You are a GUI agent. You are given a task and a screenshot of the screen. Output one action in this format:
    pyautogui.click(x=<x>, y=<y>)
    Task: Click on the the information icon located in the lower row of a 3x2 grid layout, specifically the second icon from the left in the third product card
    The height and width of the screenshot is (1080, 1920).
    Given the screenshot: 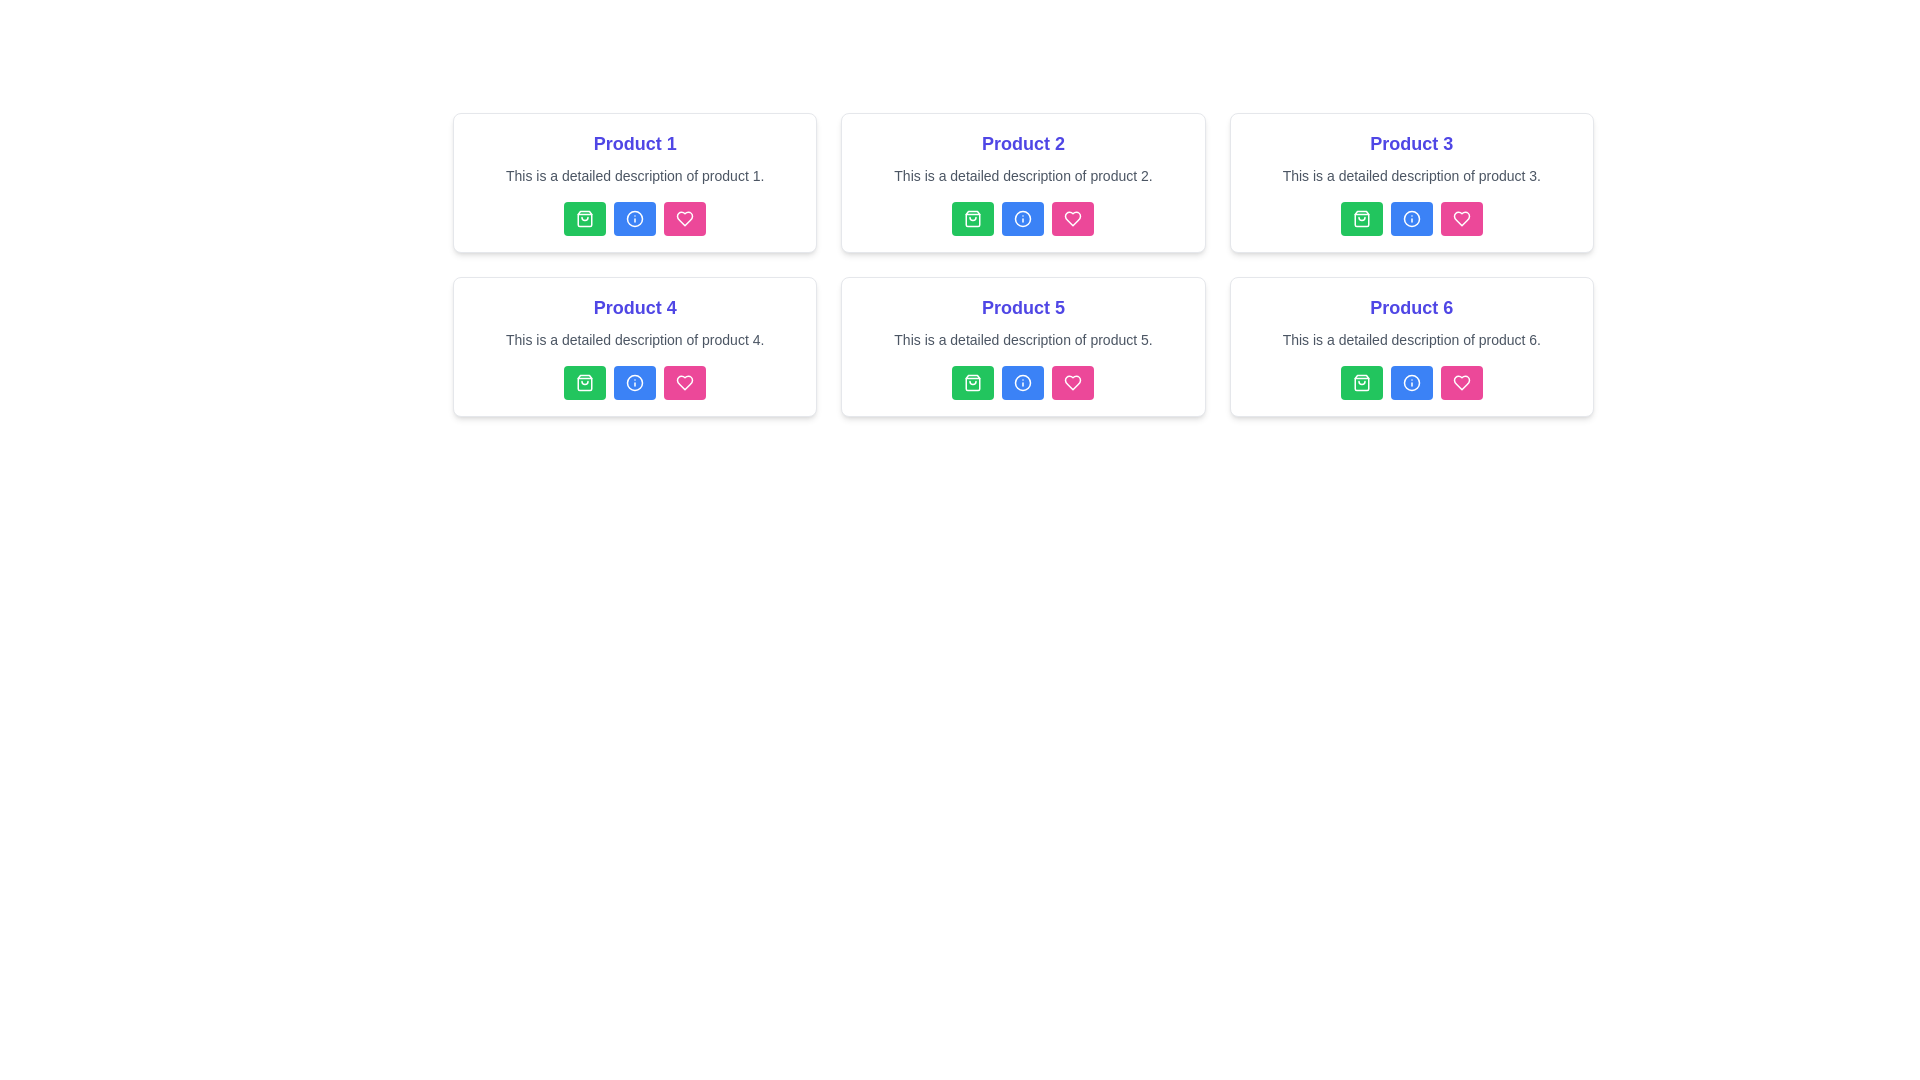 What is the action you would take?
    pyautogui.click(x=1410, y=382)
    